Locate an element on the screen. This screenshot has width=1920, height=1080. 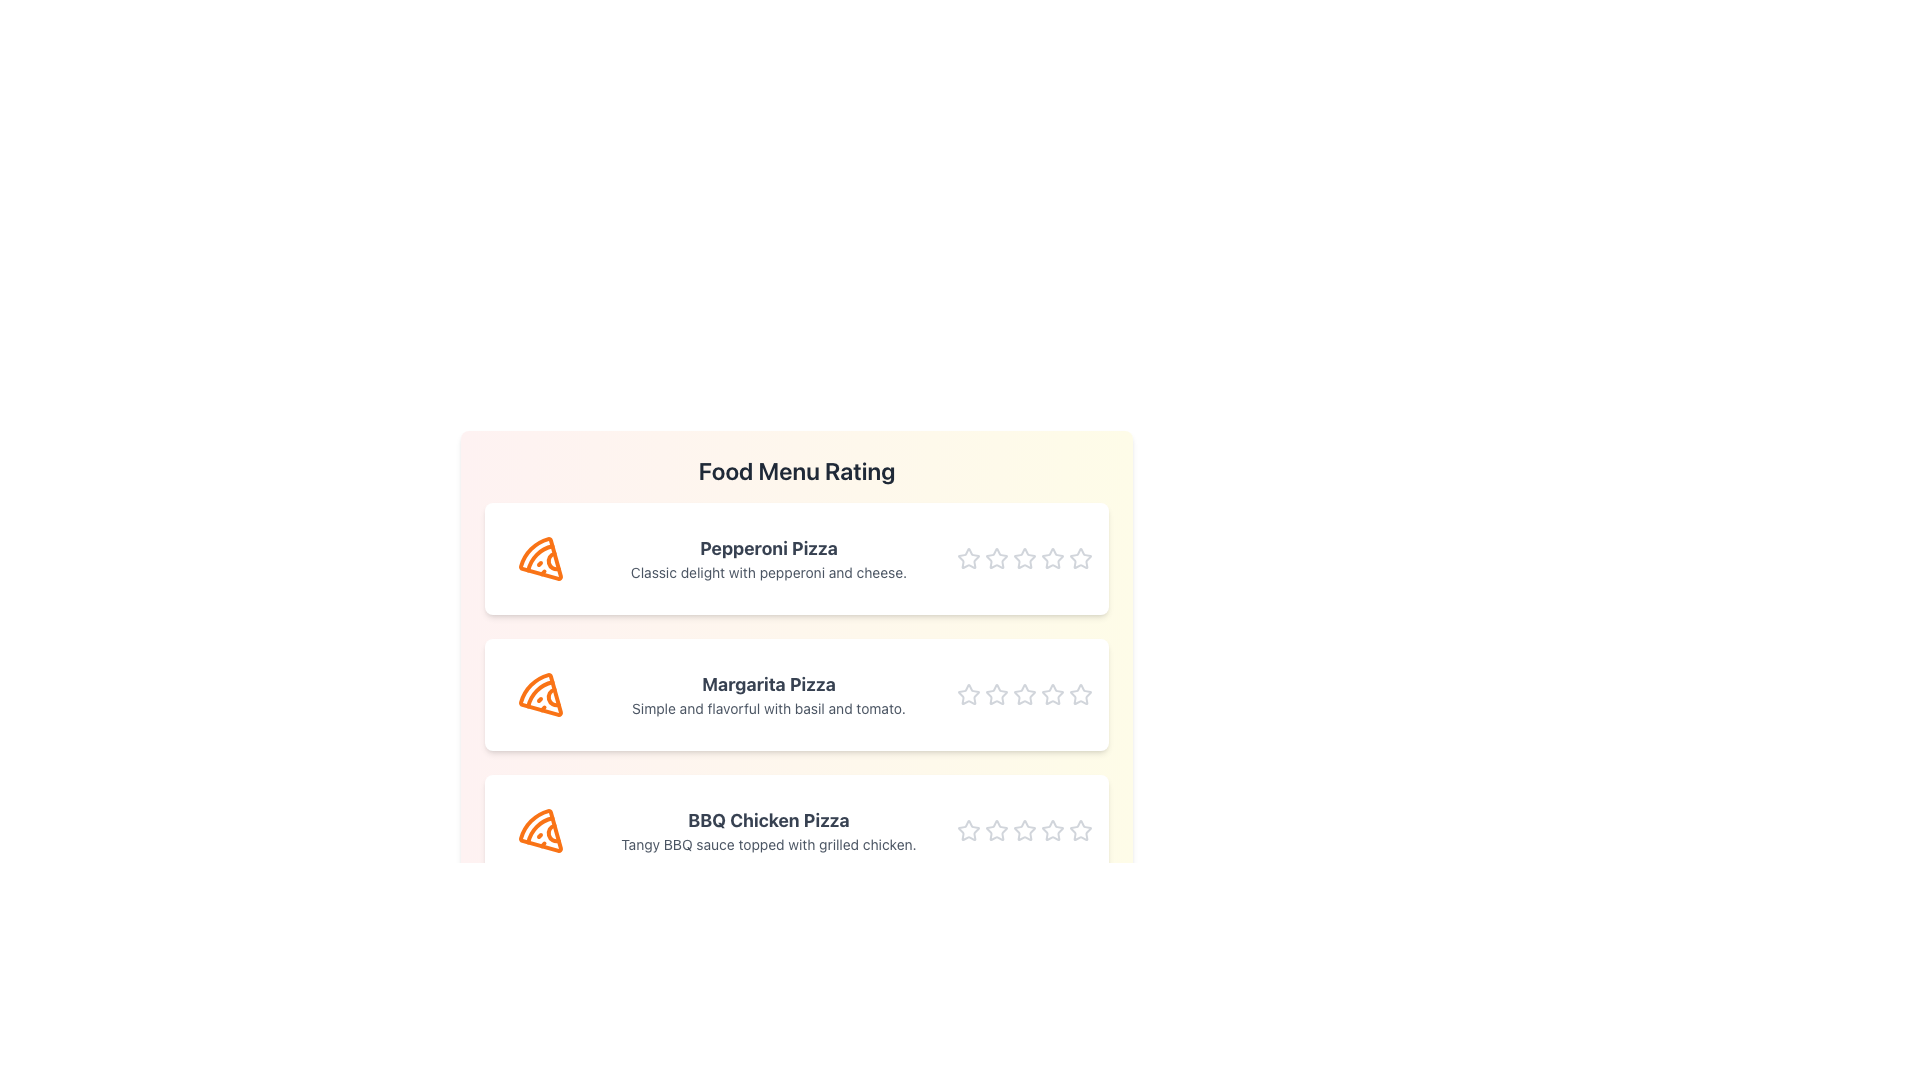
the fourth star rating icon for the 'BBQ Chicken Pizza' in the five-star rating system is located at coordinates (1051, 830).